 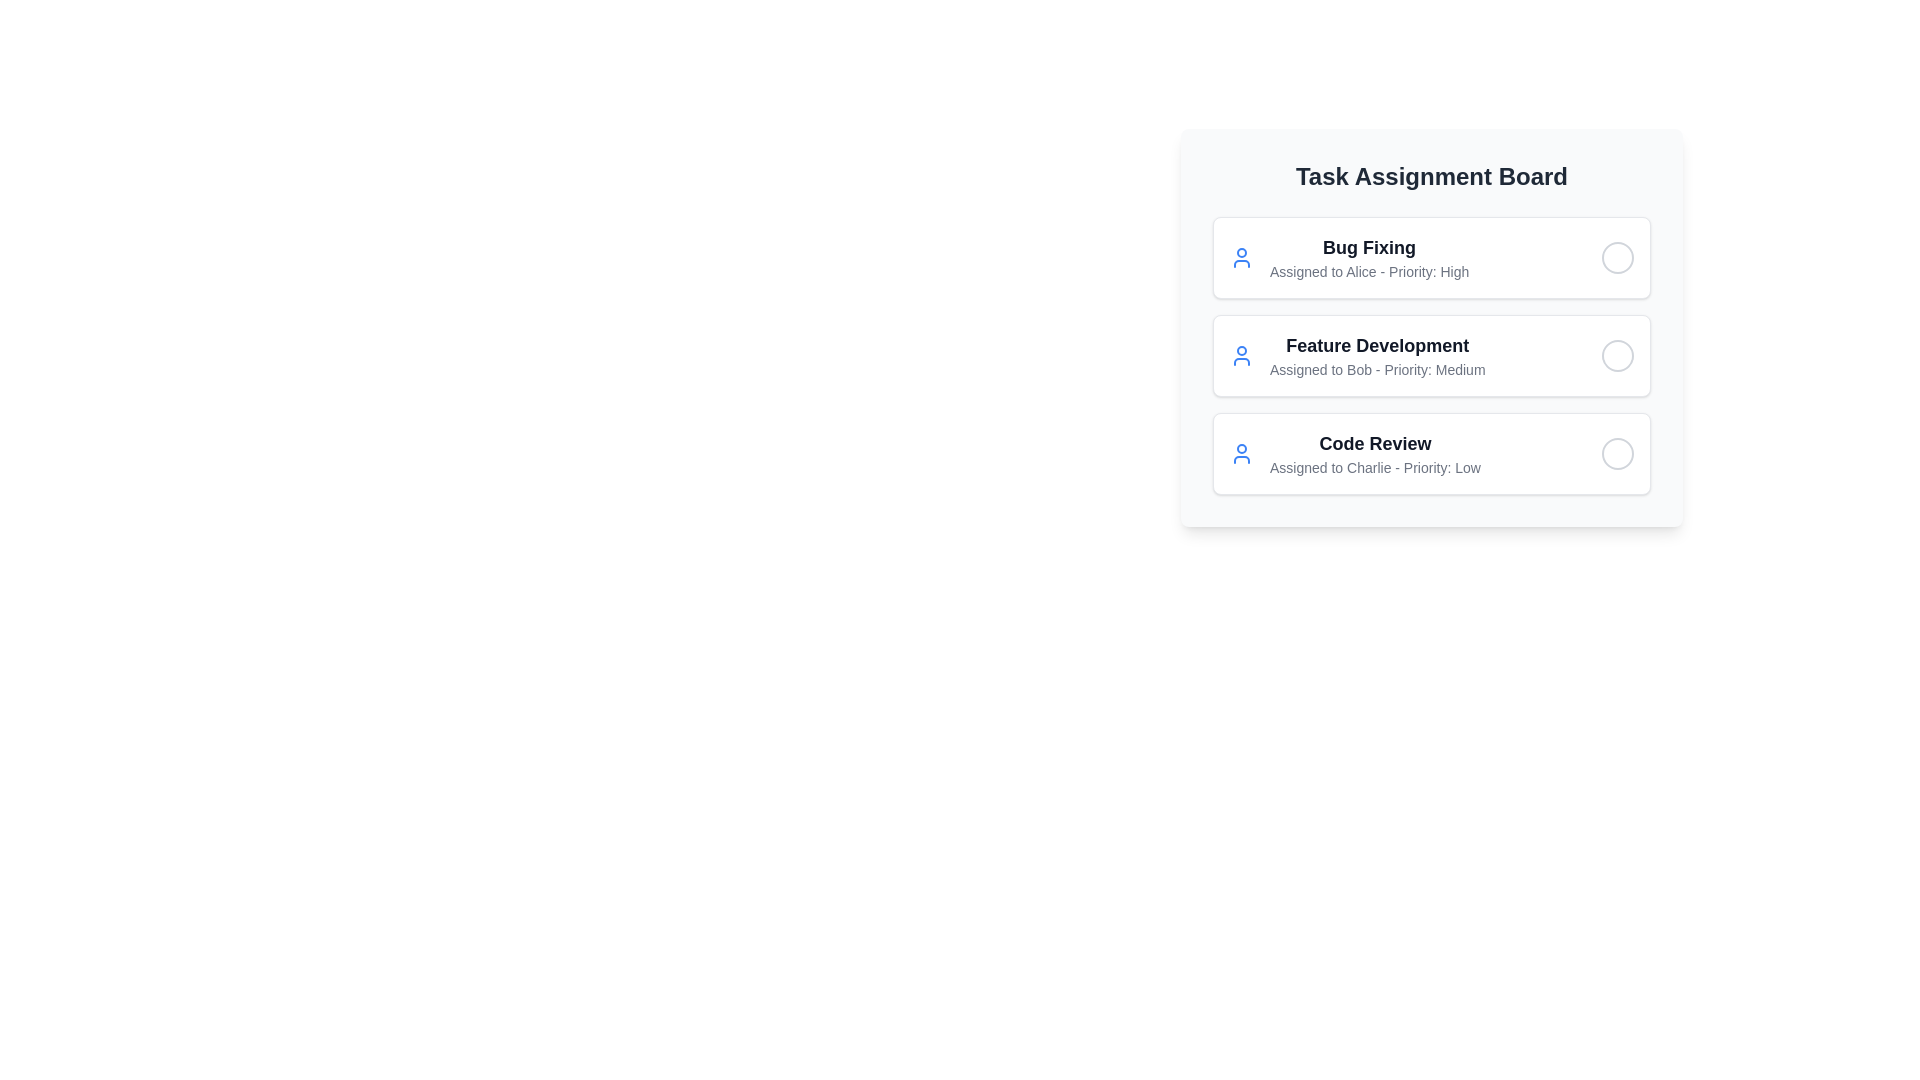 What do you see at coordinates (1349, 257) in the screenshot?
I see `the task entry titled 'Bug Fixing' with the description 'Assigned to Alice - Priority: High'` at bounding box center [1349, 257].